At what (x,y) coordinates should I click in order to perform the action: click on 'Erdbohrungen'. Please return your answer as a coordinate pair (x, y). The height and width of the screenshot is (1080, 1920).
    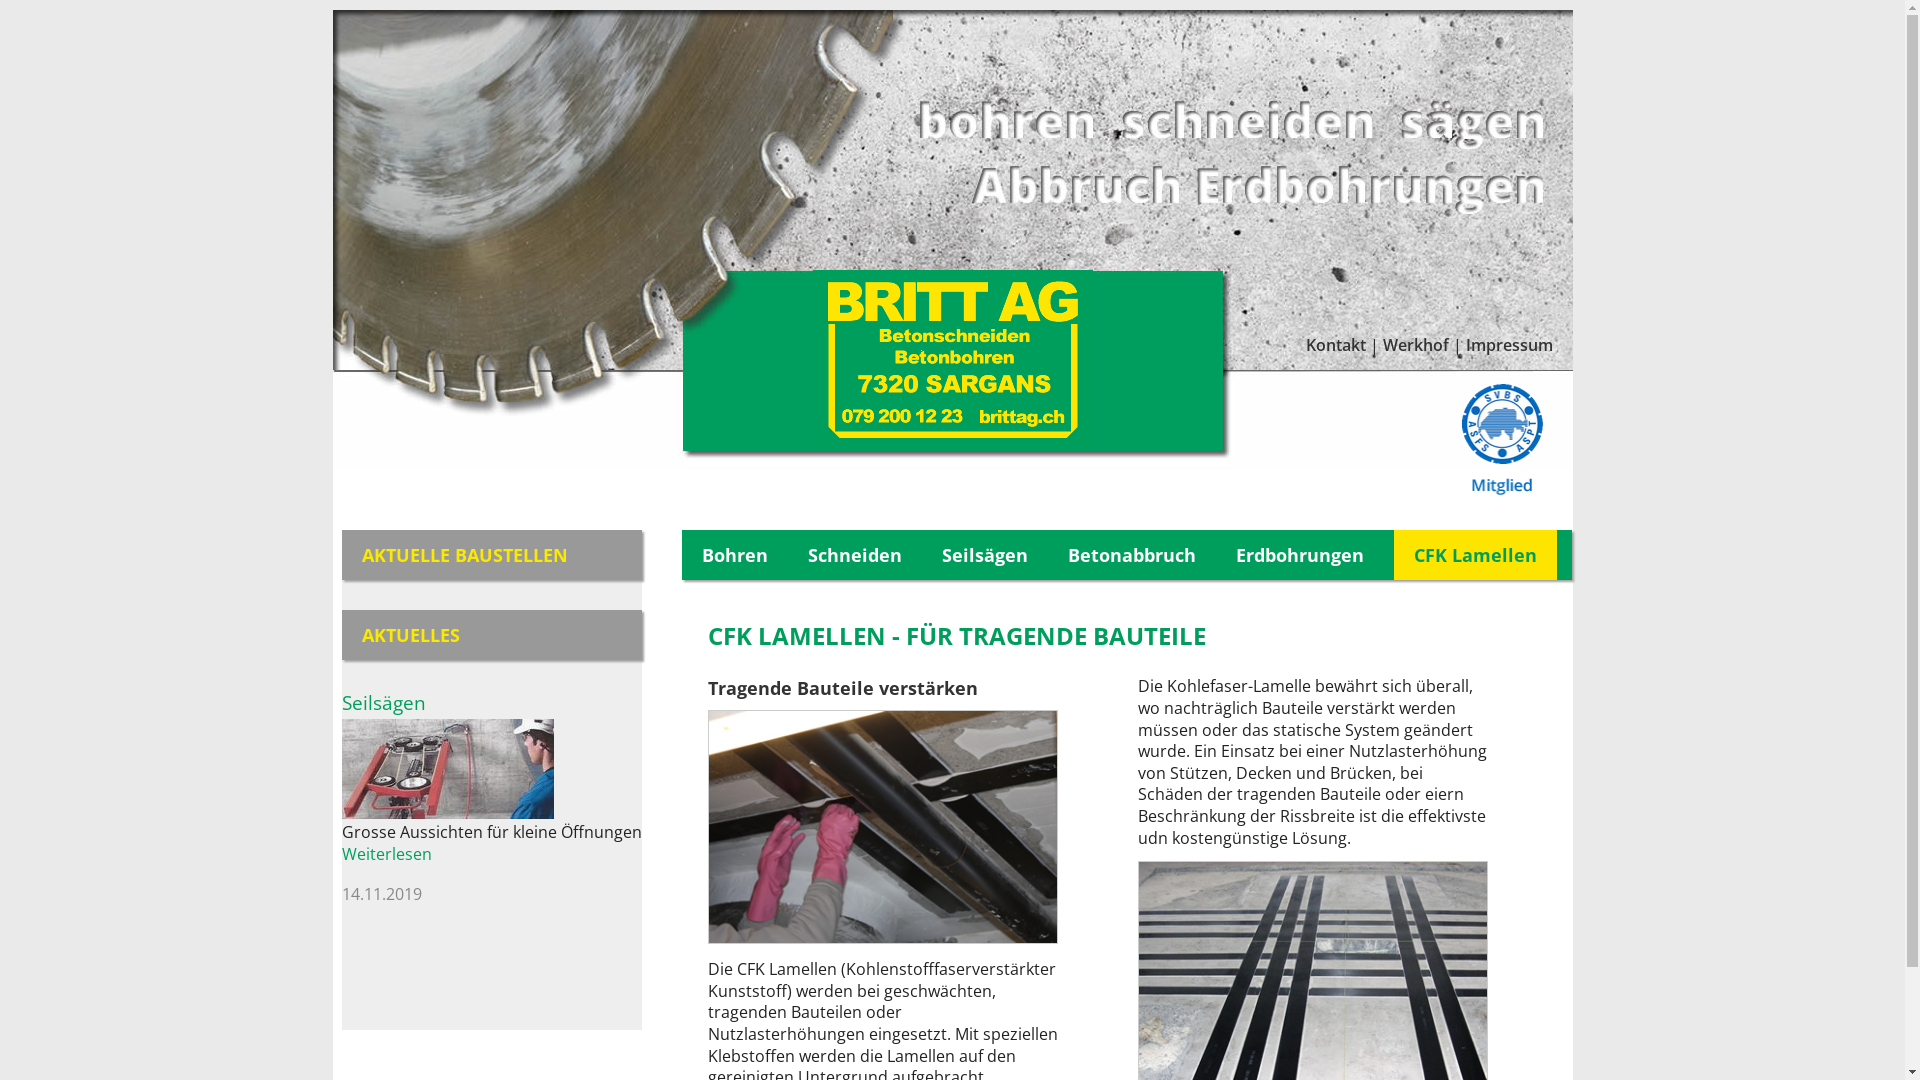
    Looking at the image, I should click on (1300, 555).